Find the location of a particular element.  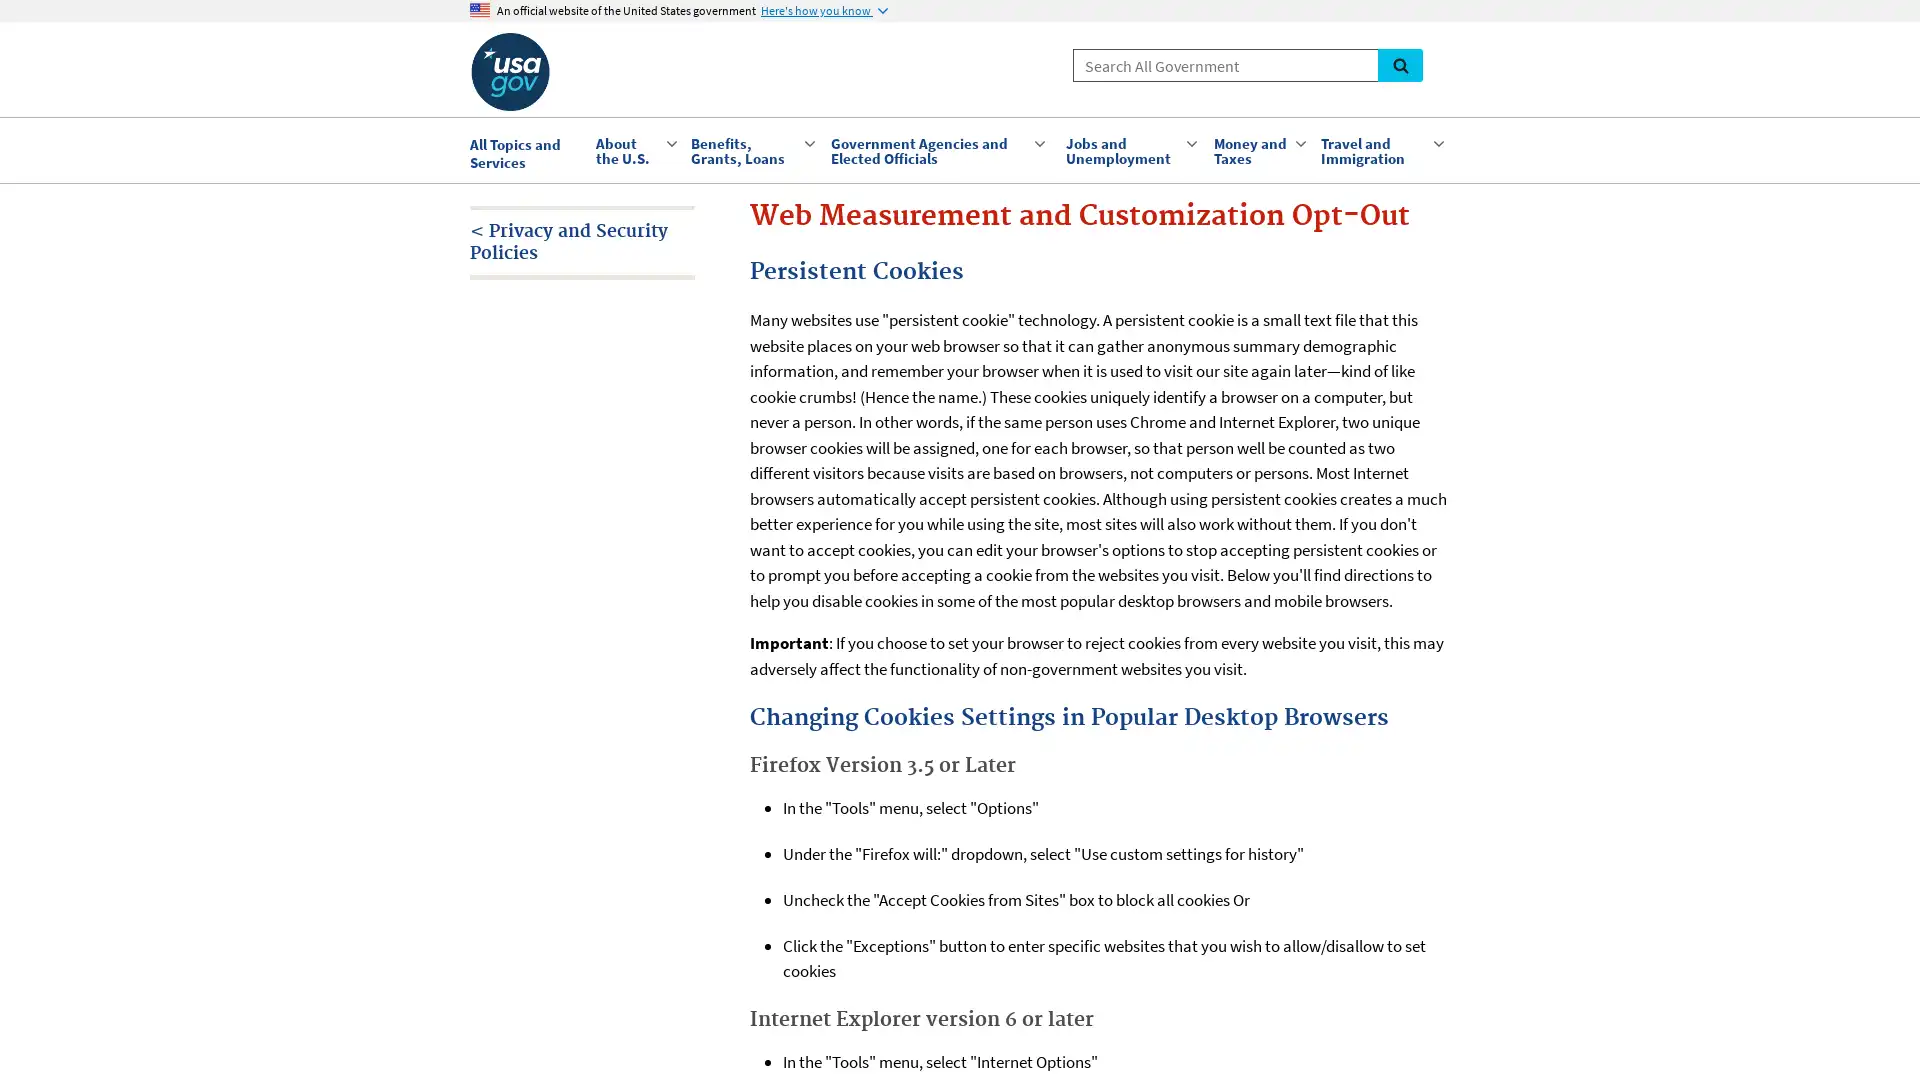

Government Agencies and Elected Officials is located at coordinates (936, 149).